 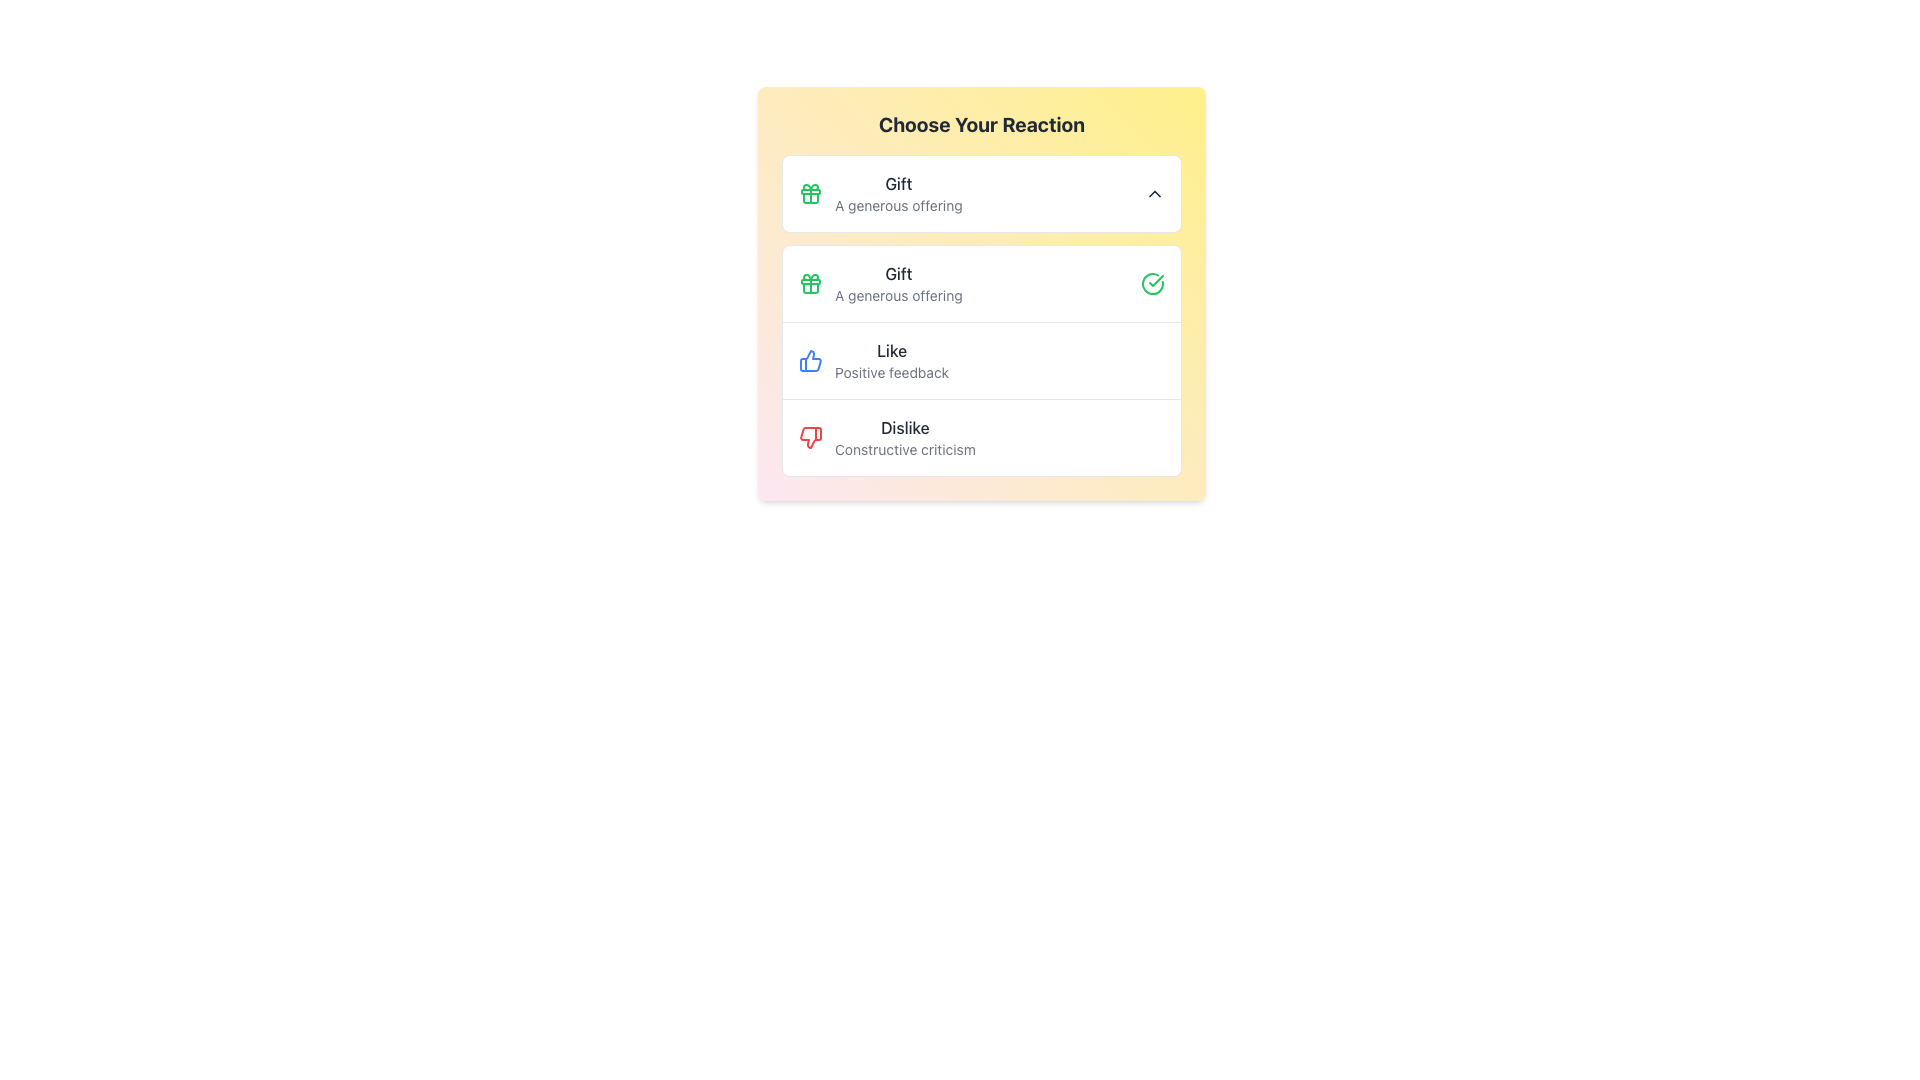 I want to click on descriptive text of the 'Like' element, which includes the word 'Like' in bold and the phrase 'Positive feedback', so click(x=891, y=361).